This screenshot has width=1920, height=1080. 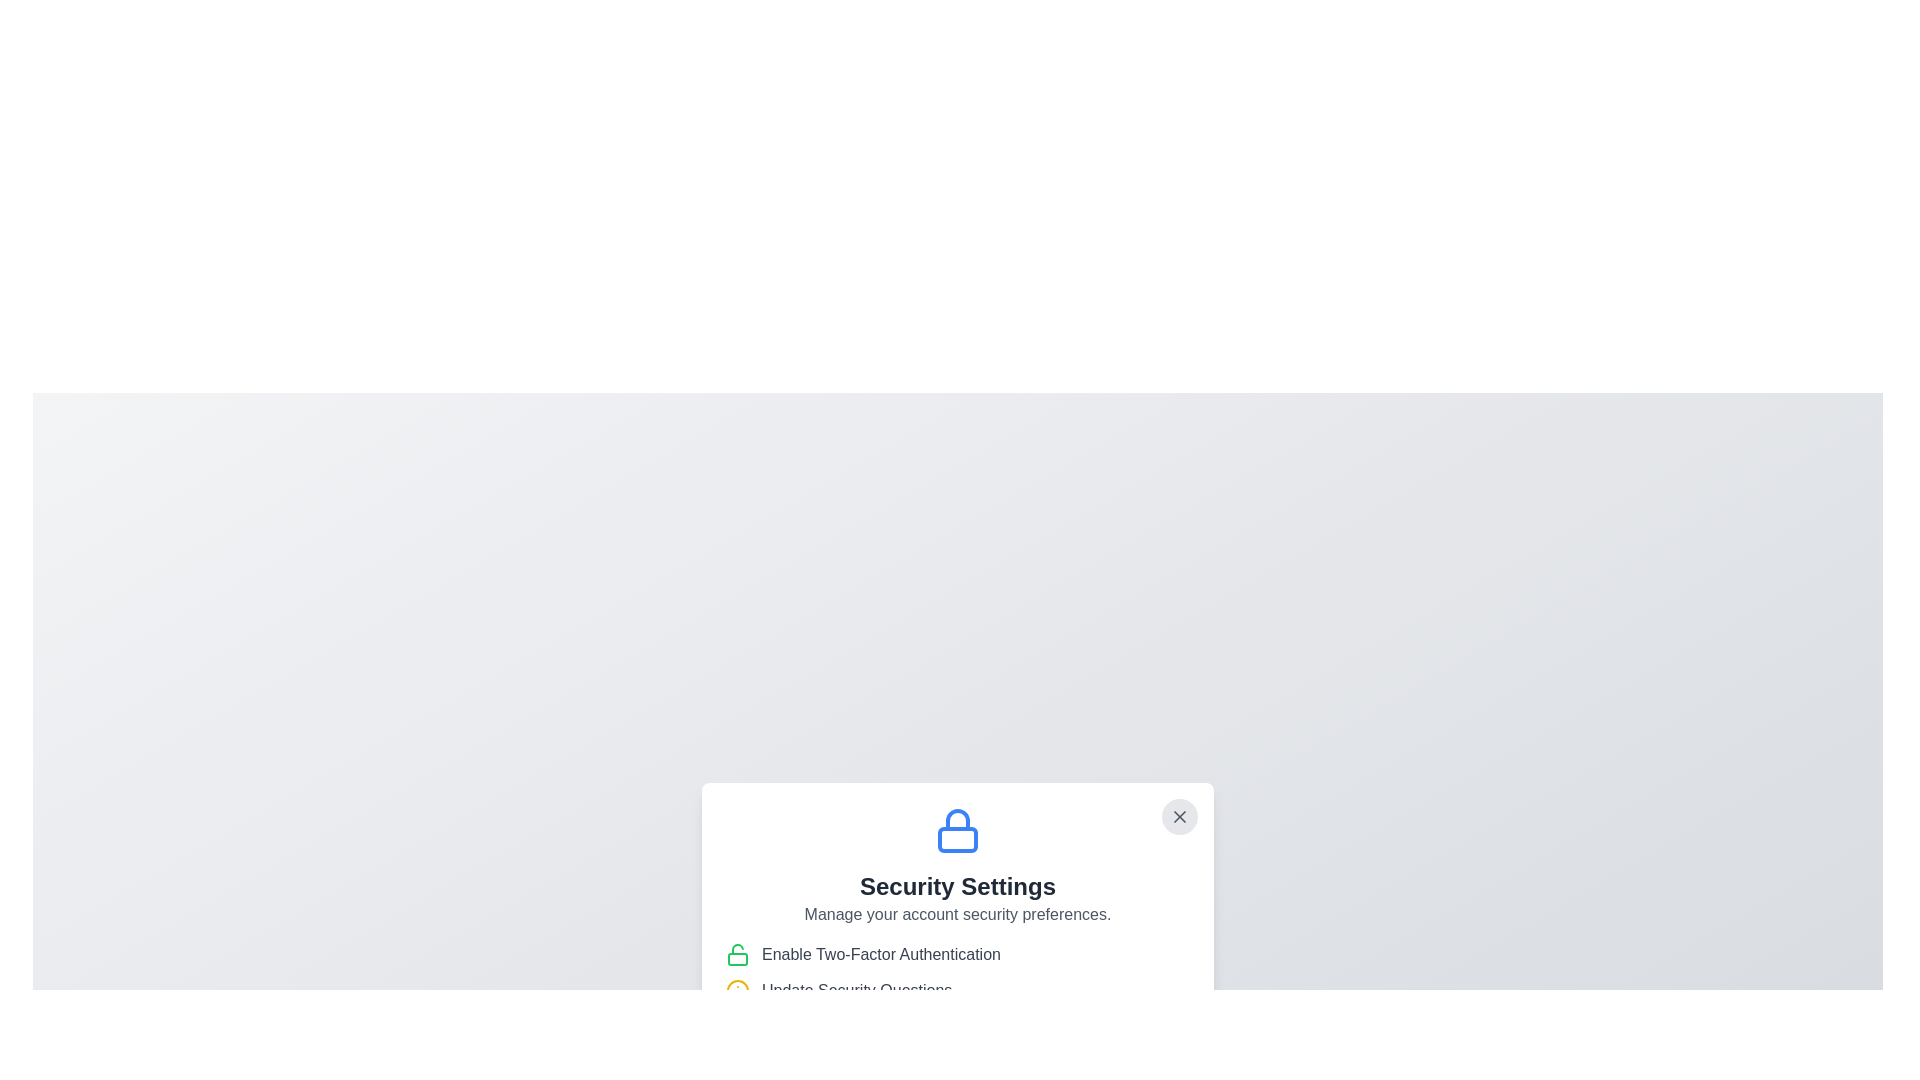 I want to click on the clickable row labeled 'Enable Two-Factor Authentication' which is the first option in the 'Security Settings' dialog, so click(x=957, y=971).